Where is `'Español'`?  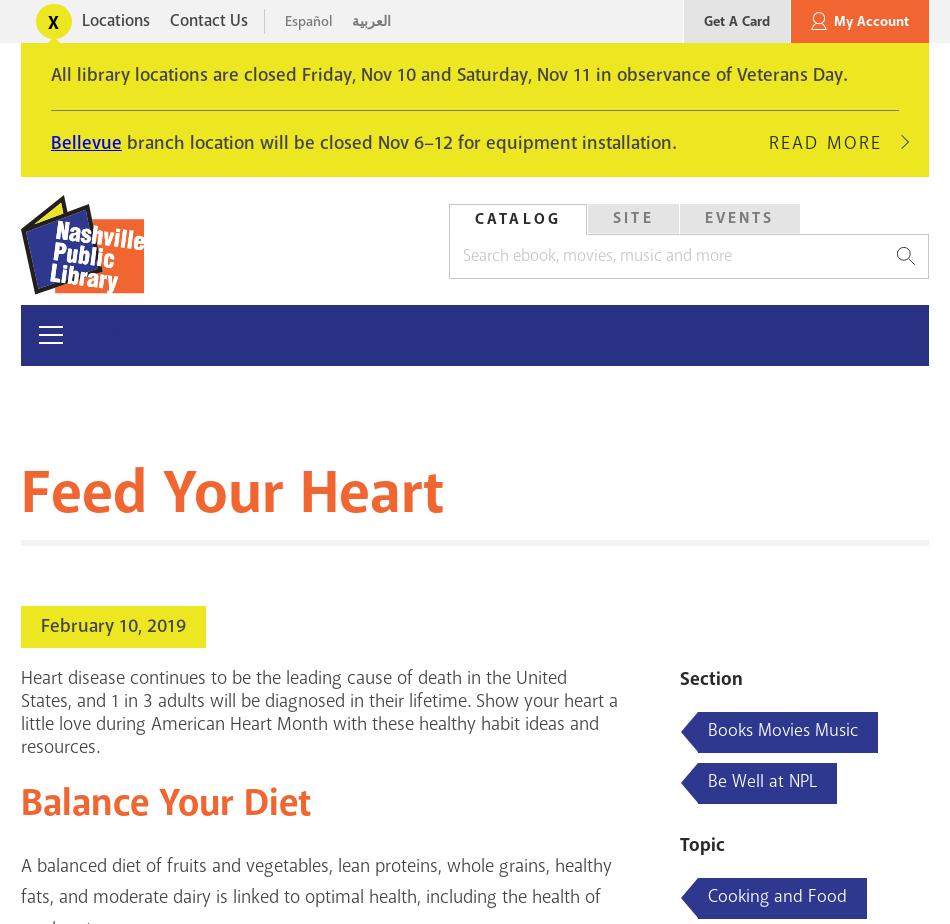
'Español' is located at coordinates (307, 21).